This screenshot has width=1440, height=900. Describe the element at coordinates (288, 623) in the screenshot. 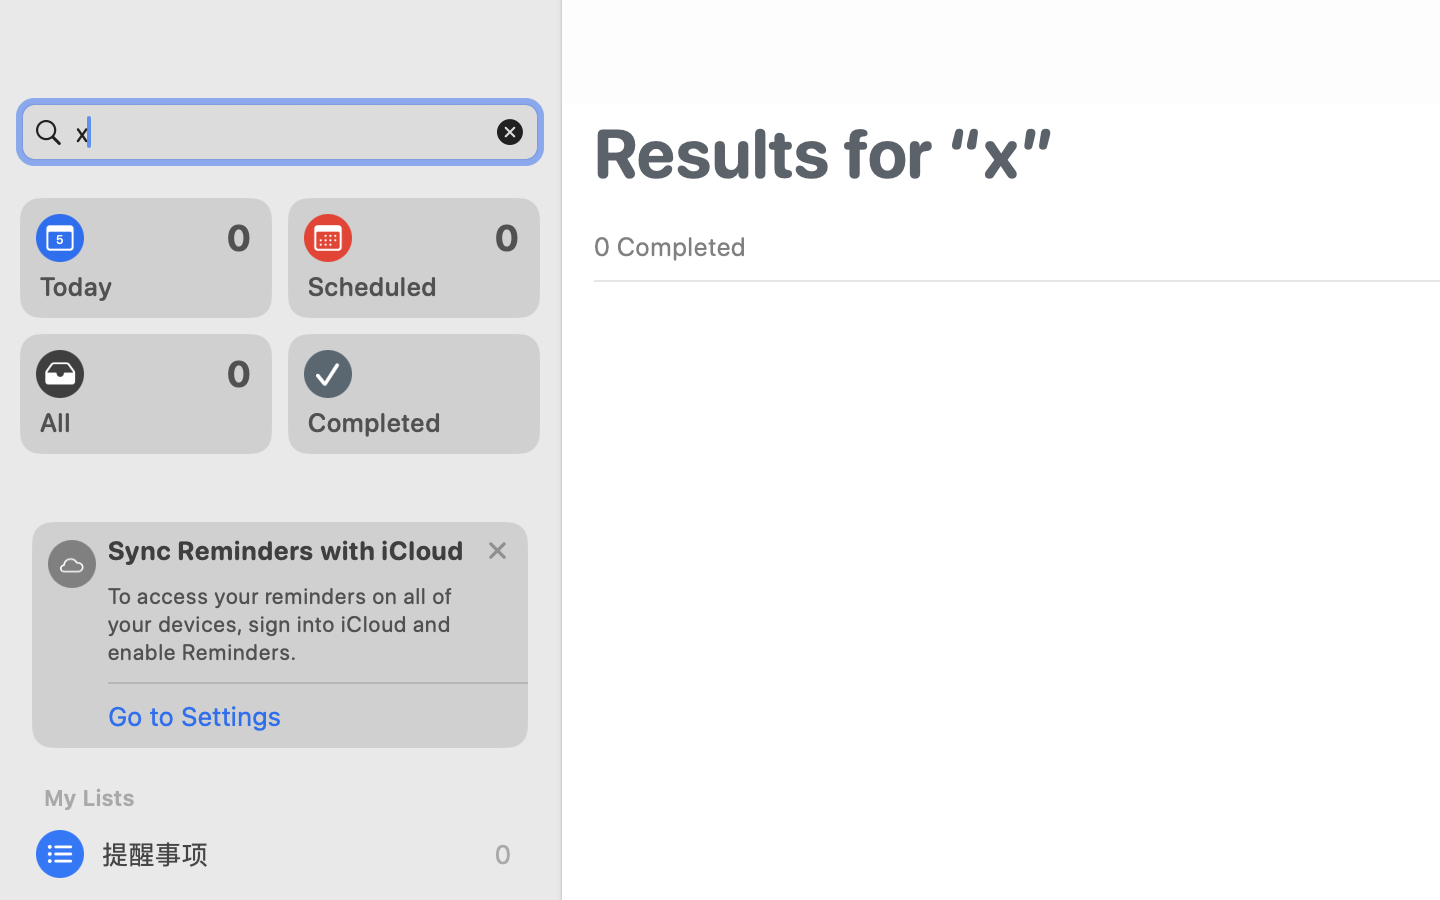

I see `'To access your reminders on all of your devices, sign into iCloud and enable Reminders.'` at that location.